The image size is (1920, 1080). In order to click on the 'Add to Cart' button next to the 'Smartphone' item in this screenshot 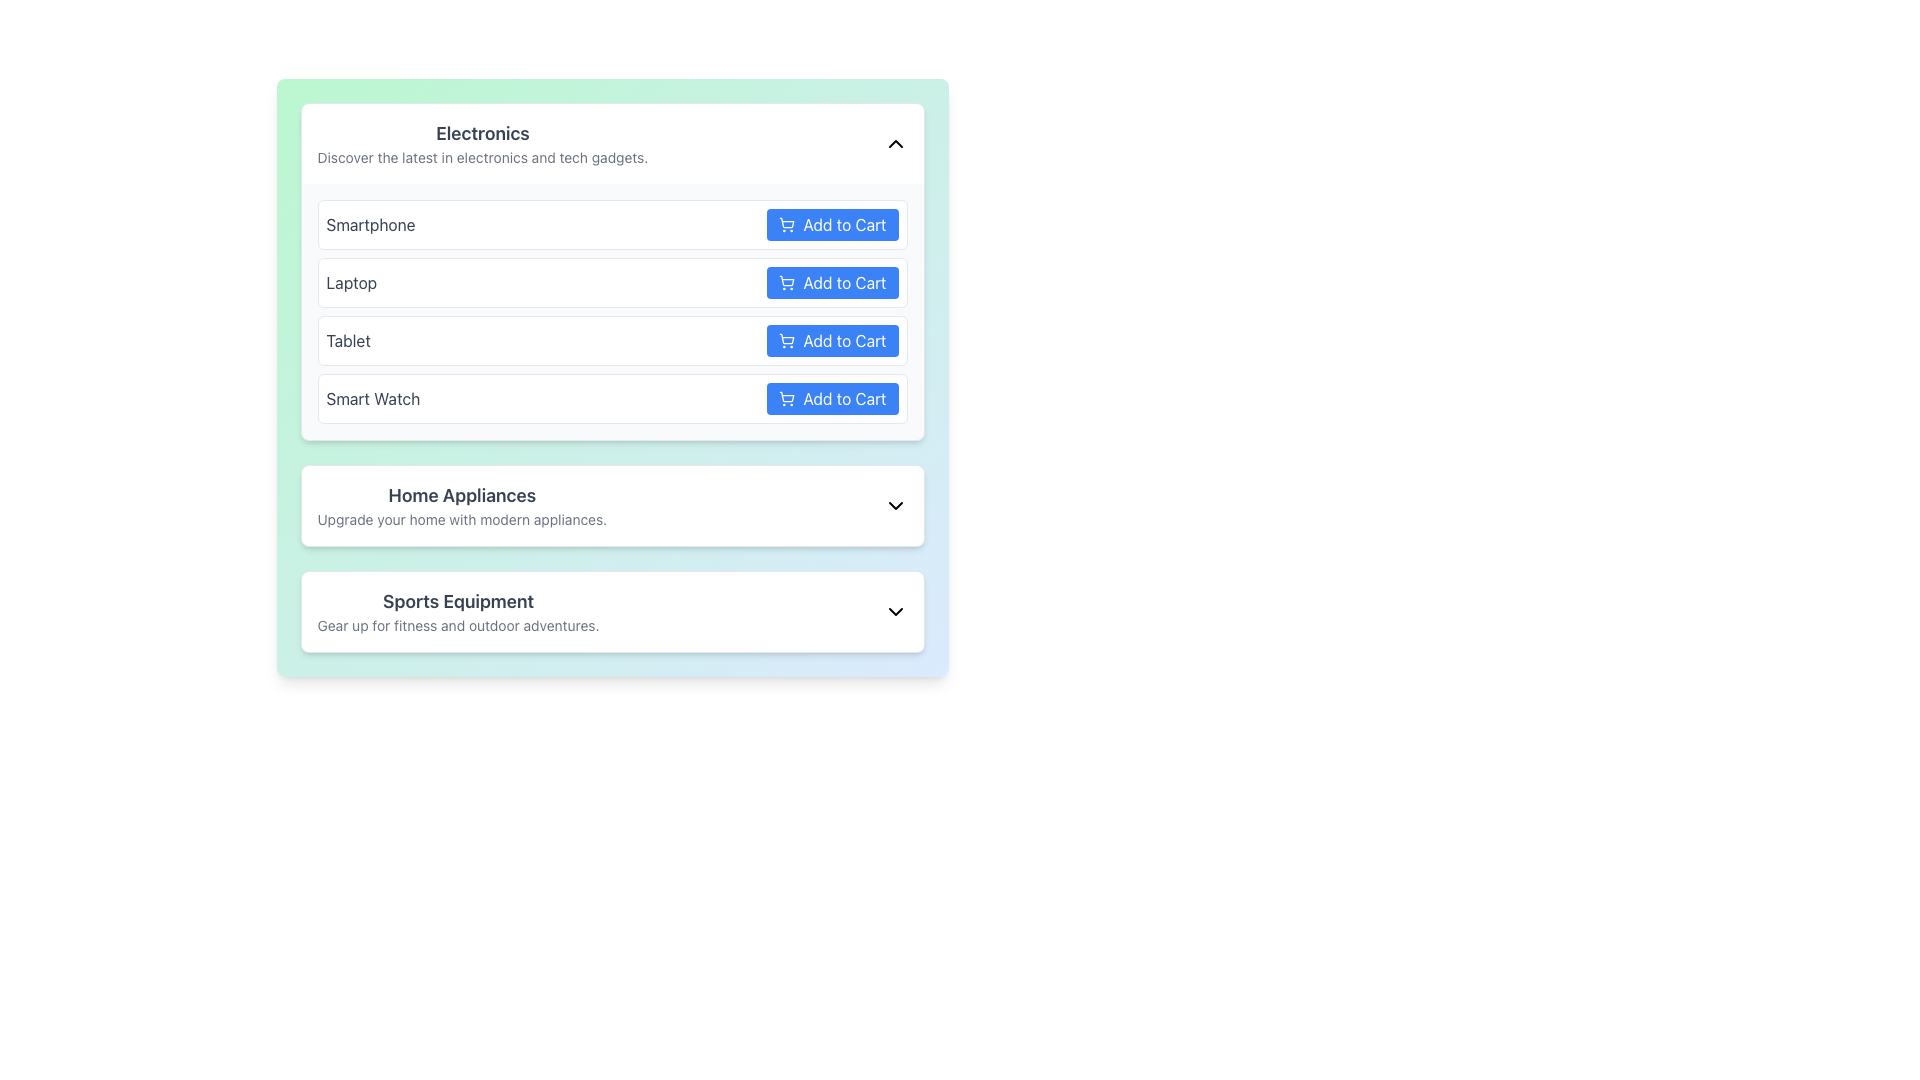, I will do `click(832, 224)`.